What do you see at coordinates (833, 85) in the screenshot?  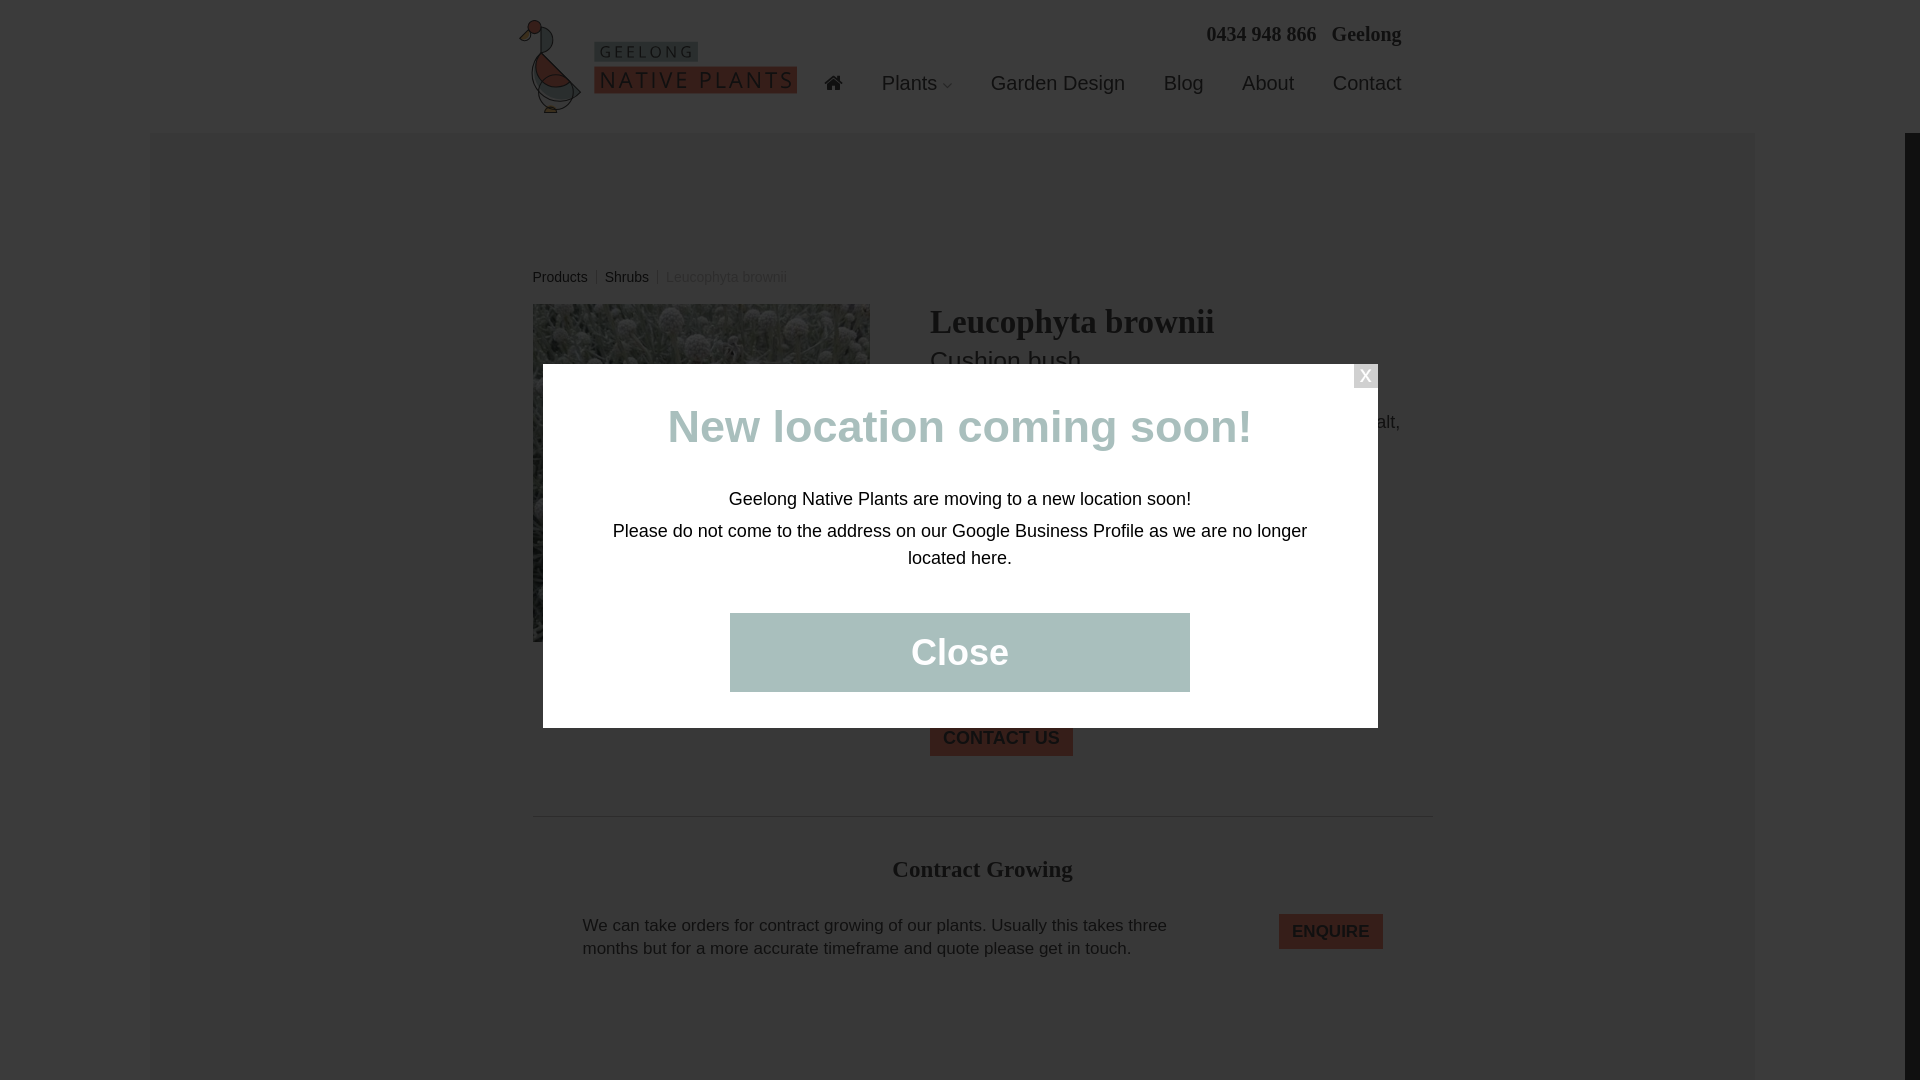 I see `'Home'` at bounding box center [833, 85].